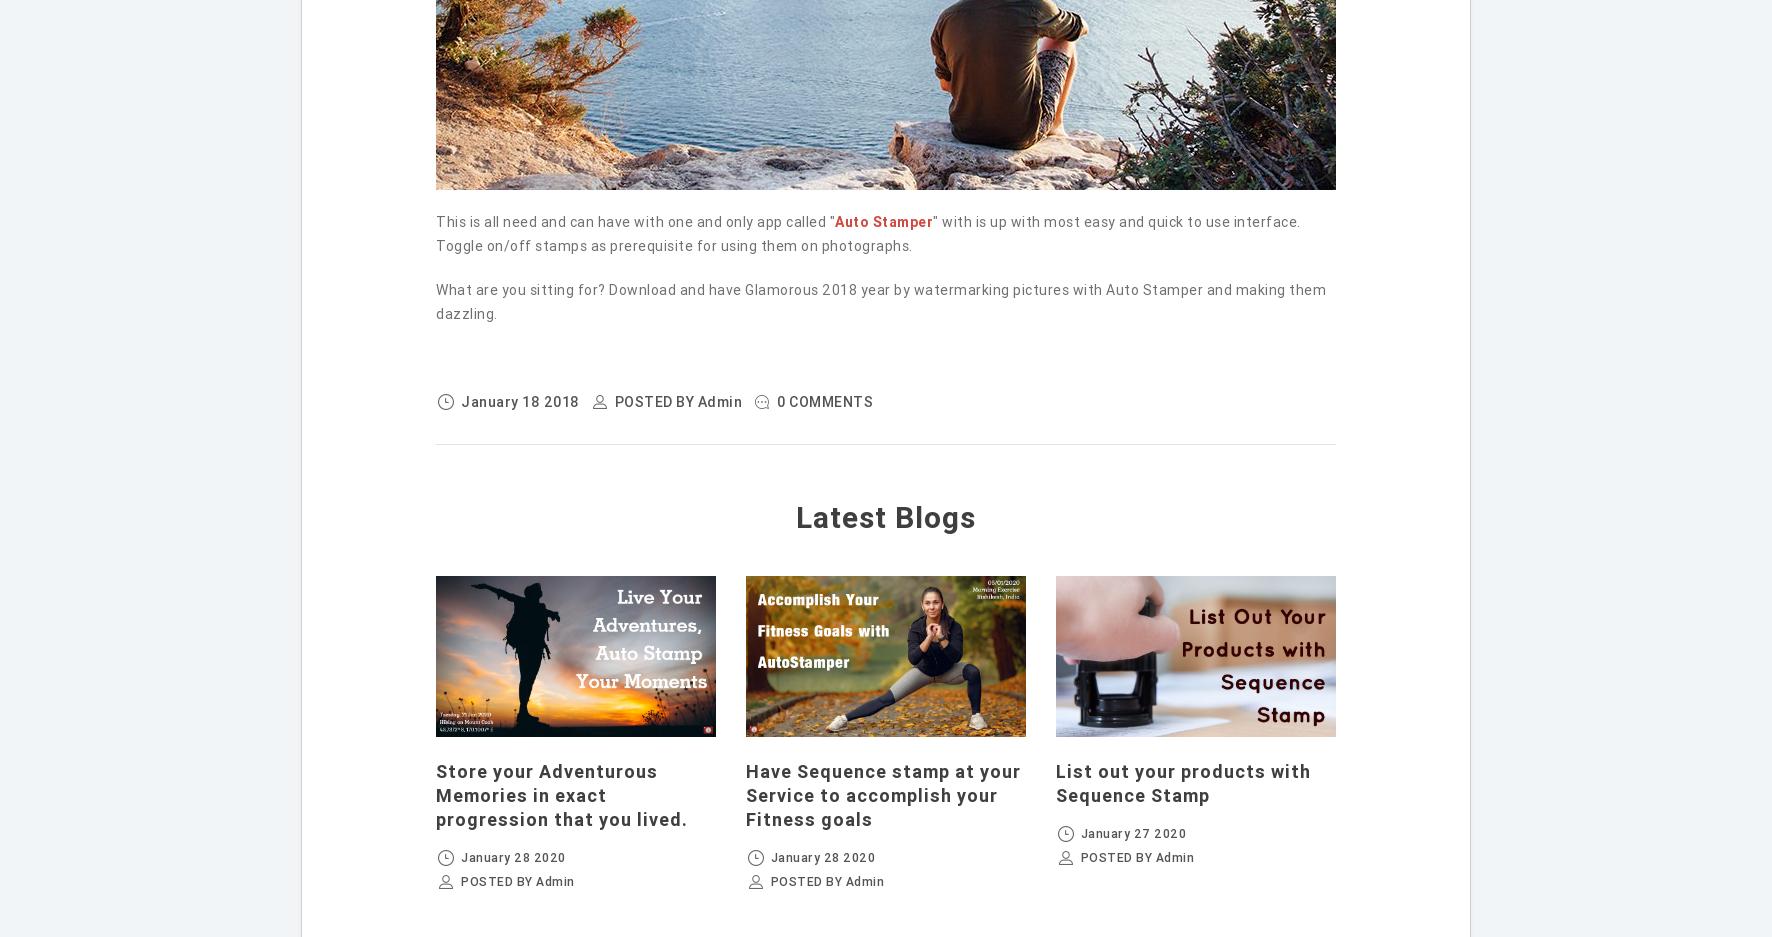 The height and width of the screenshot is (937, 1772). What do you see at coordinates (743, 793) in the screenshot?
I see `'Have Sequence stamp at your Service to accomplish your Fitness goals'` at bounding box center [743, 793].